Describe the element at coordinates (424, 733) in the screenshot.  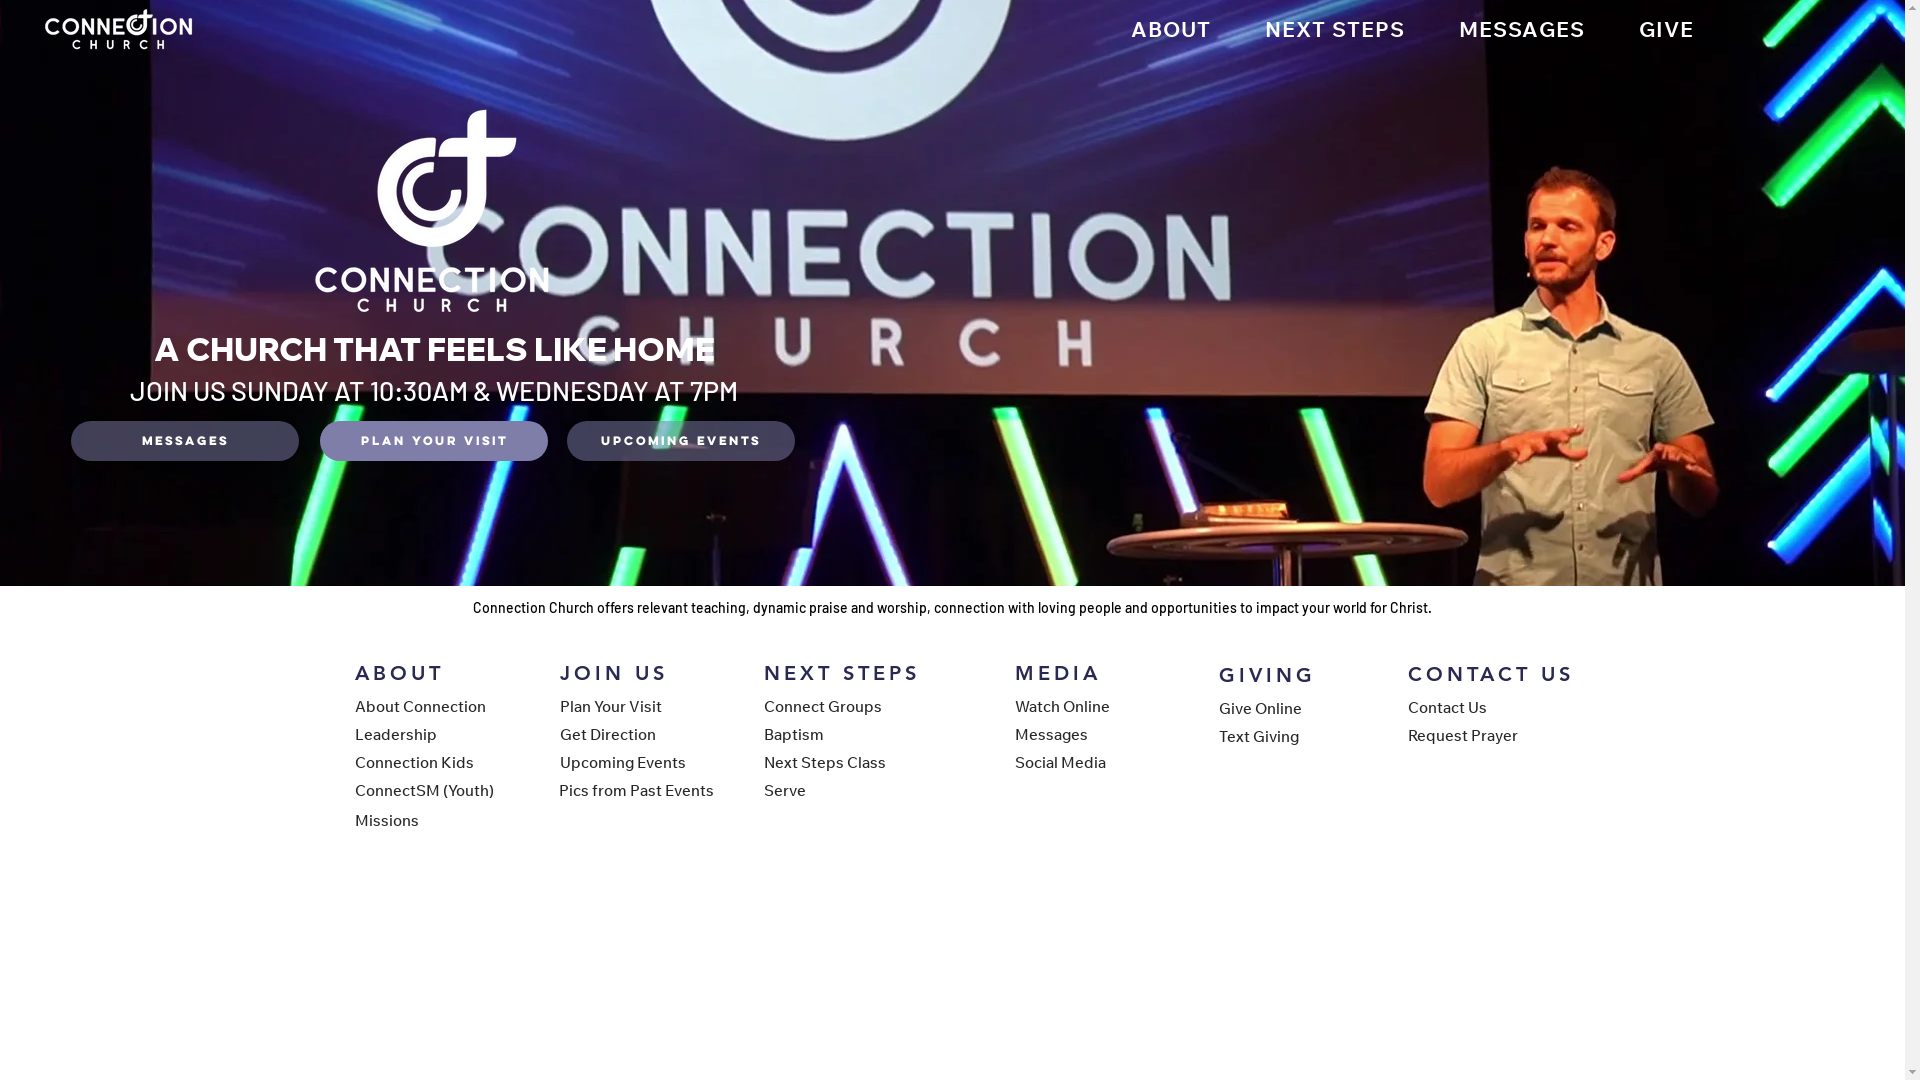
I see `'Leadership'` at that location.